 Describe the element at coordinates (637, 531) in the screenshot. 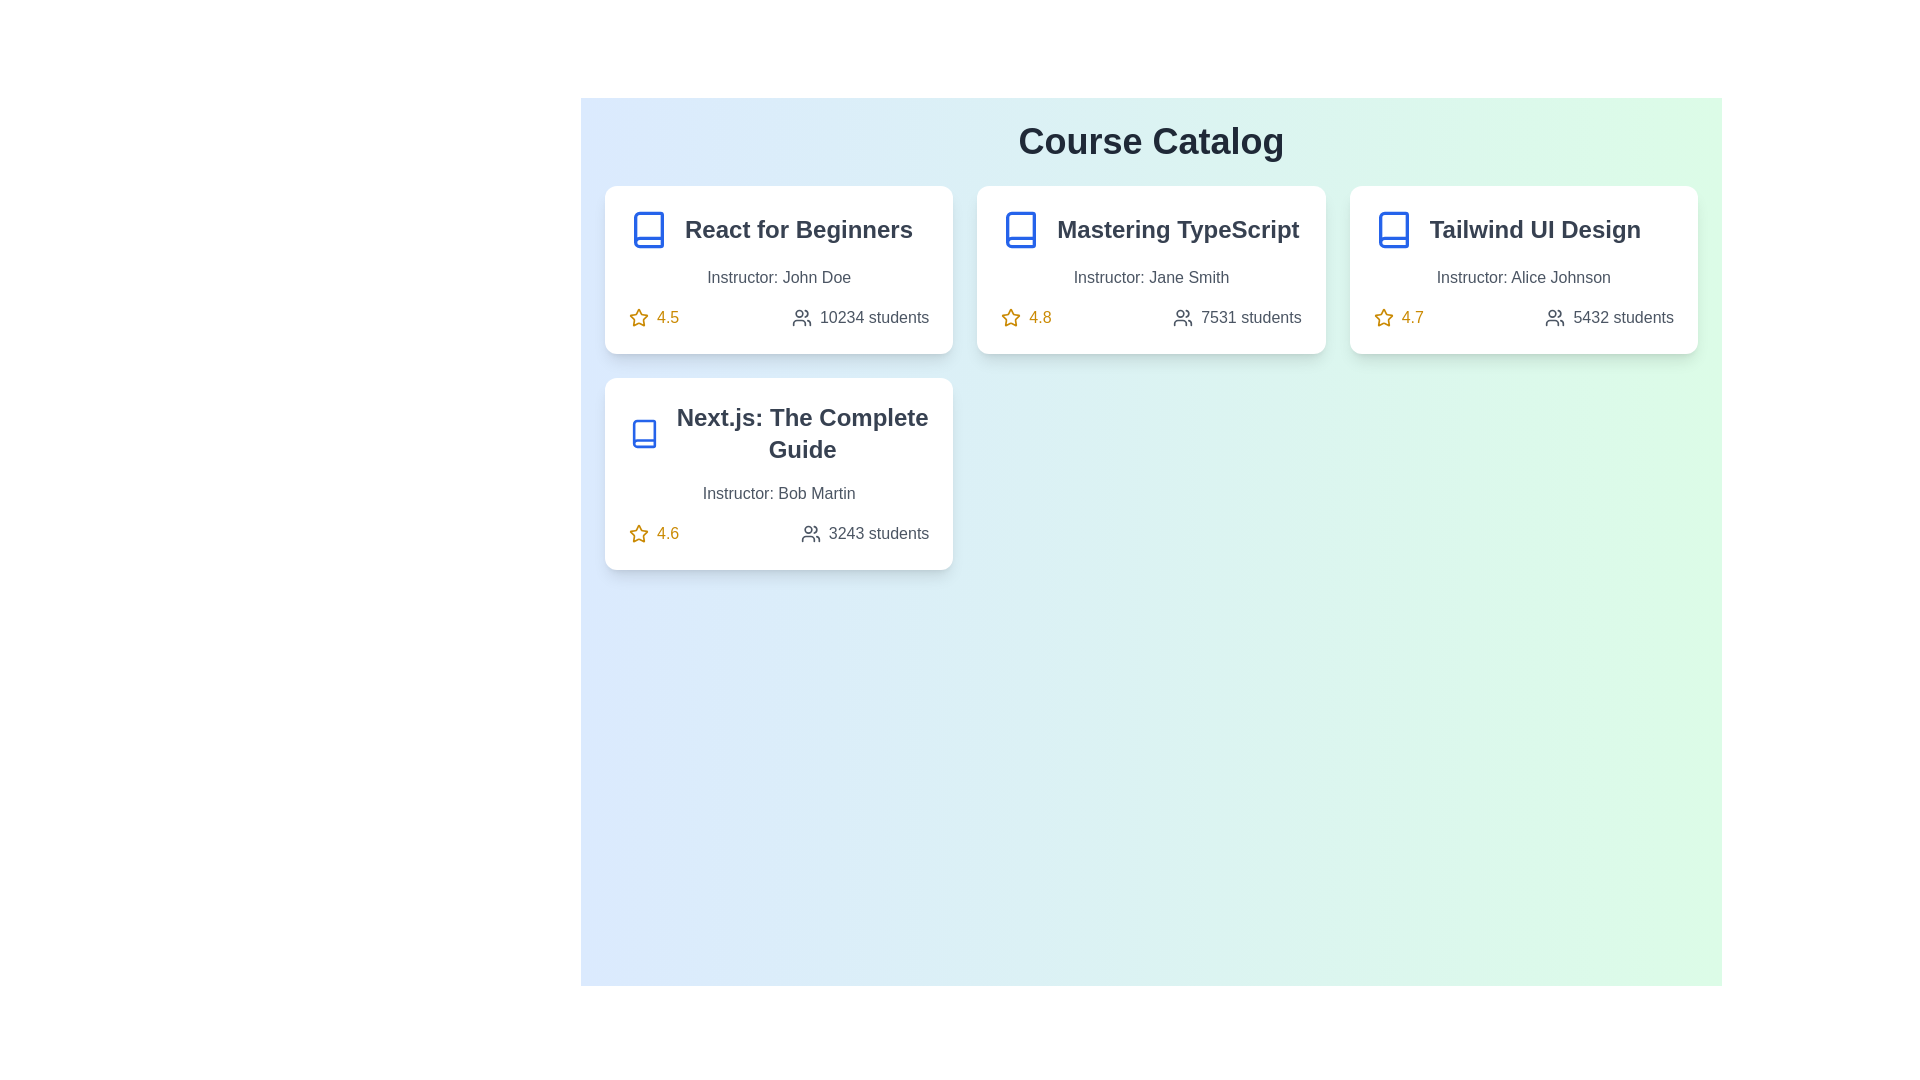

I see `the rating associated with the star icon positioned to the left of the rating number '4.6' in the second card labeled 'Next.js: The Complete Guide' within the 'Course Catalog'` at that location.